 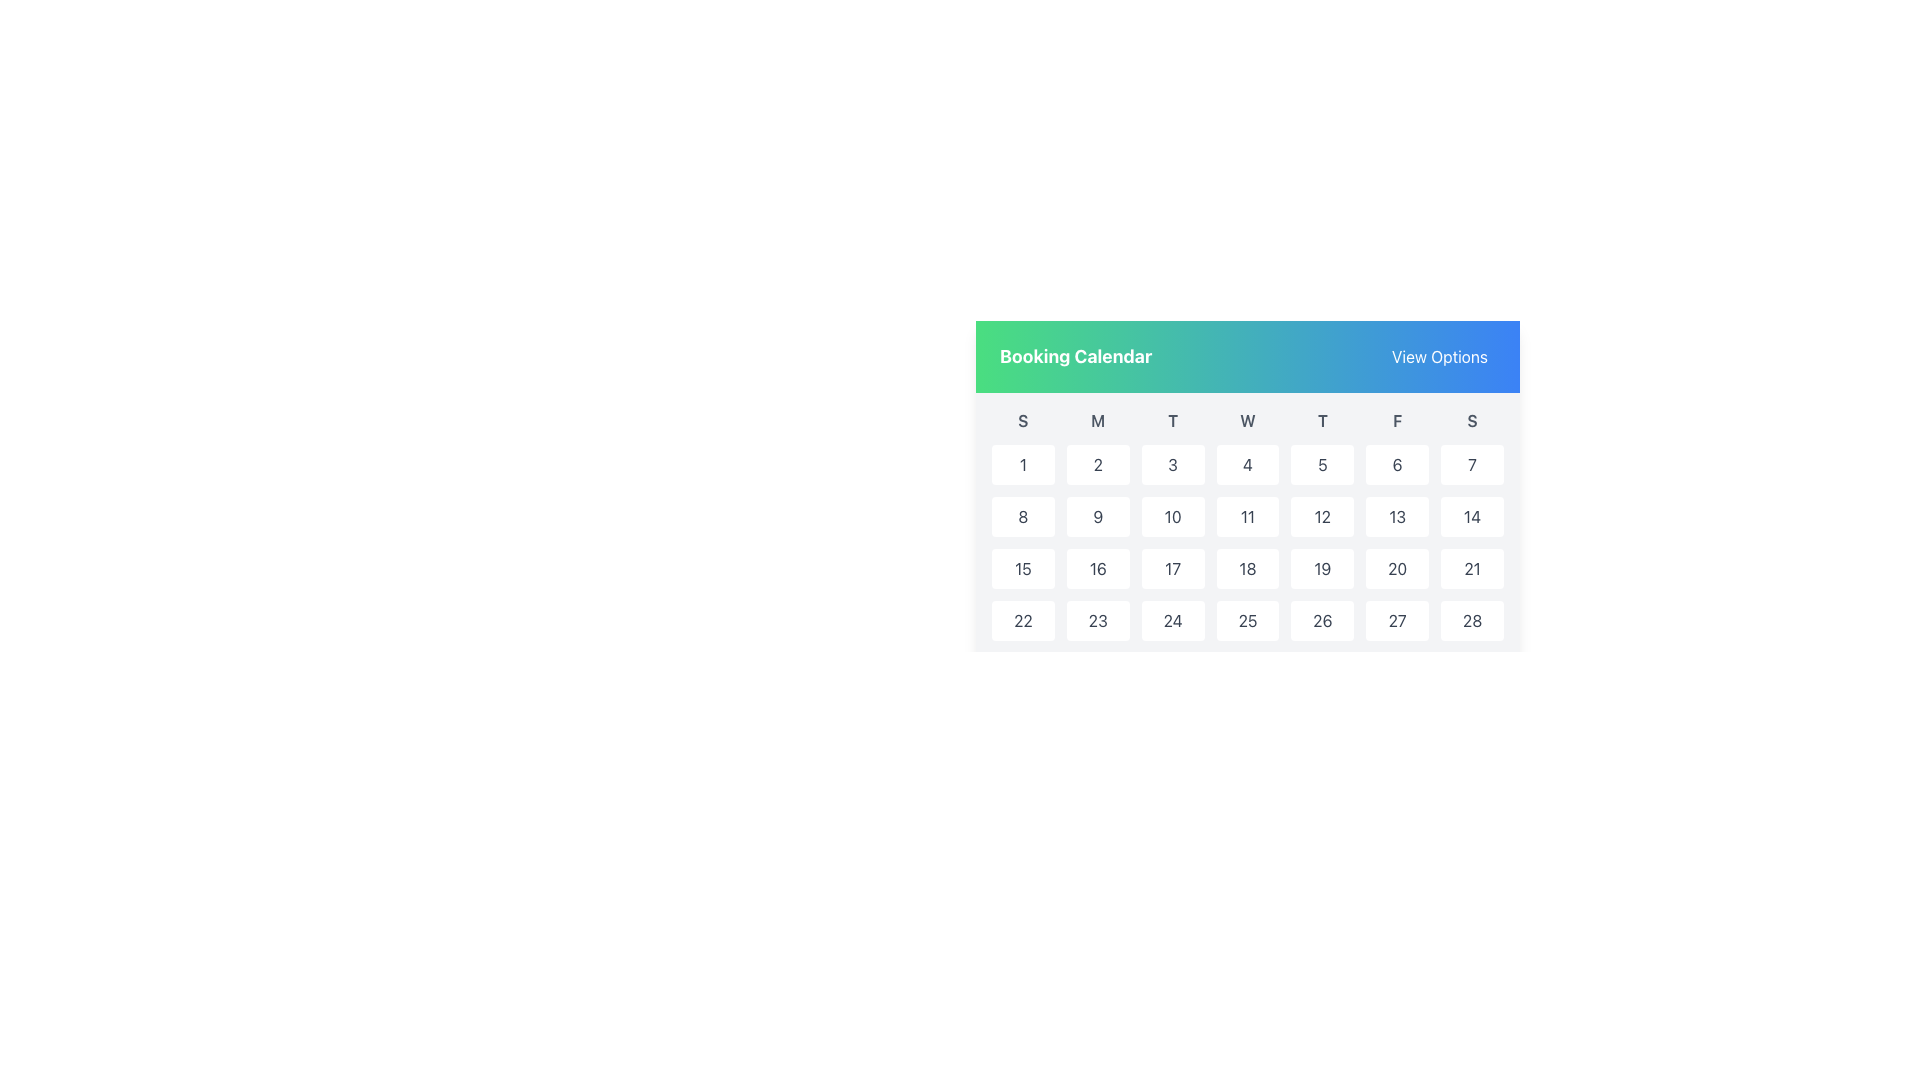 What do you see at coordinates (1023, 569) in the screenshot?
I see `the calendar day cell displaying the number '15'` at bounding box center [1023, 569].